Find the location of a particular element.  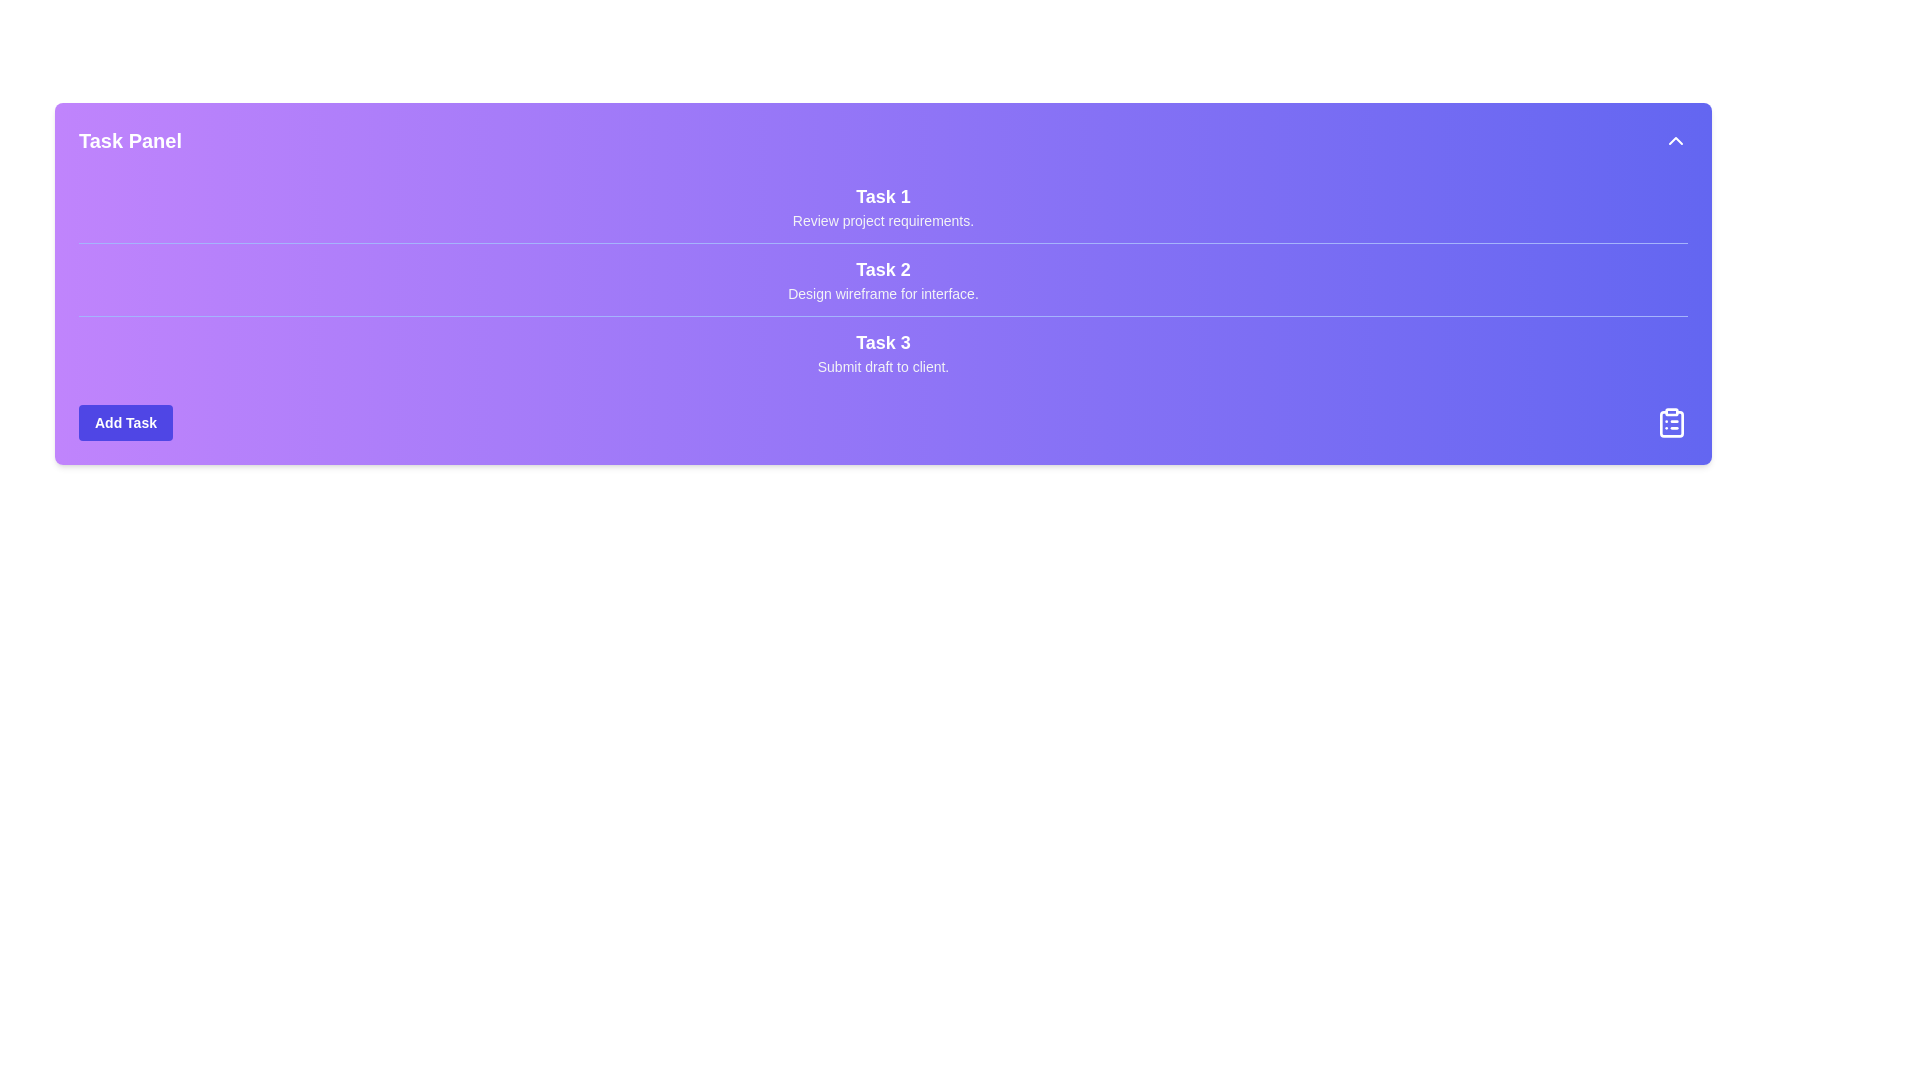

the text label that reads 'Design wireframe for interface.' which is styled in a smaller font size and lighter gray color, located below the heading 'Task 2' and above the next task entry is located at coordinates (882, 293).